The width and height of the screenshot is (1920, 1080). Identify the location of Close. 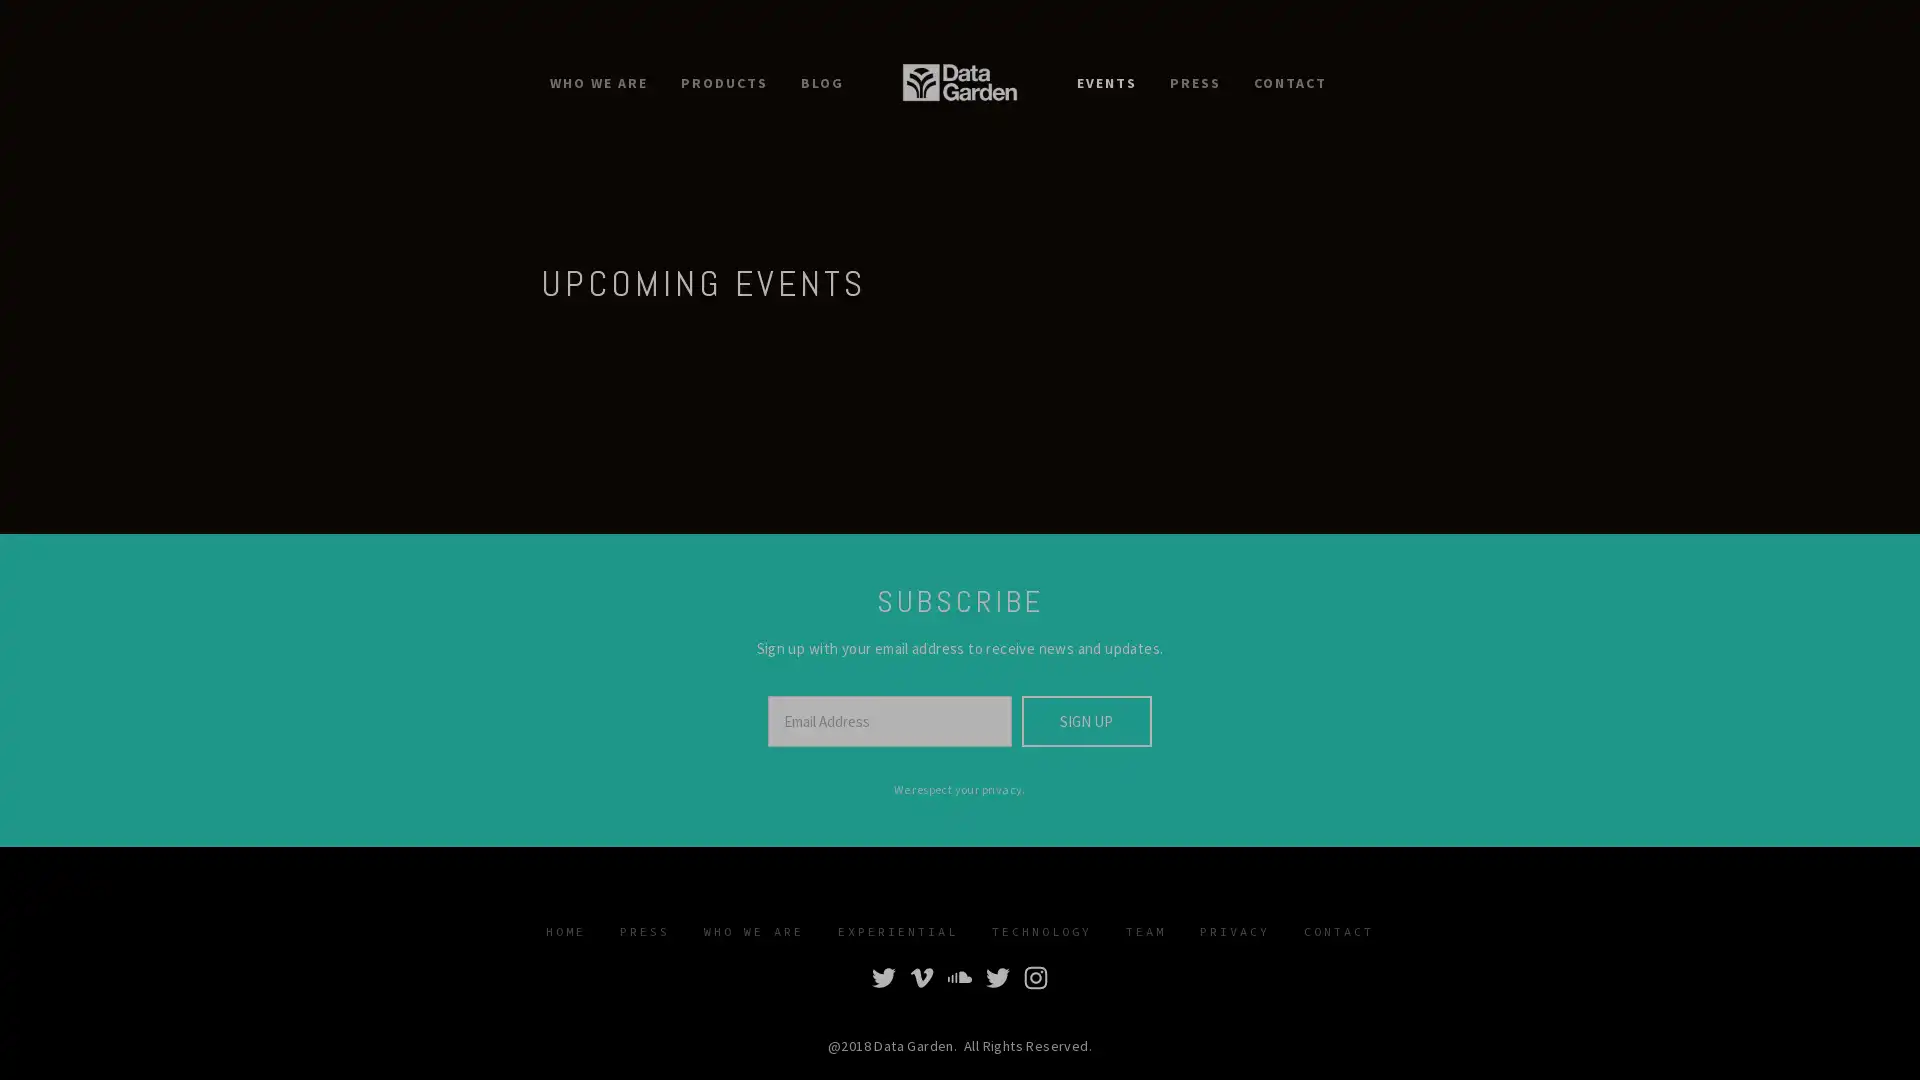
(1255, 277).